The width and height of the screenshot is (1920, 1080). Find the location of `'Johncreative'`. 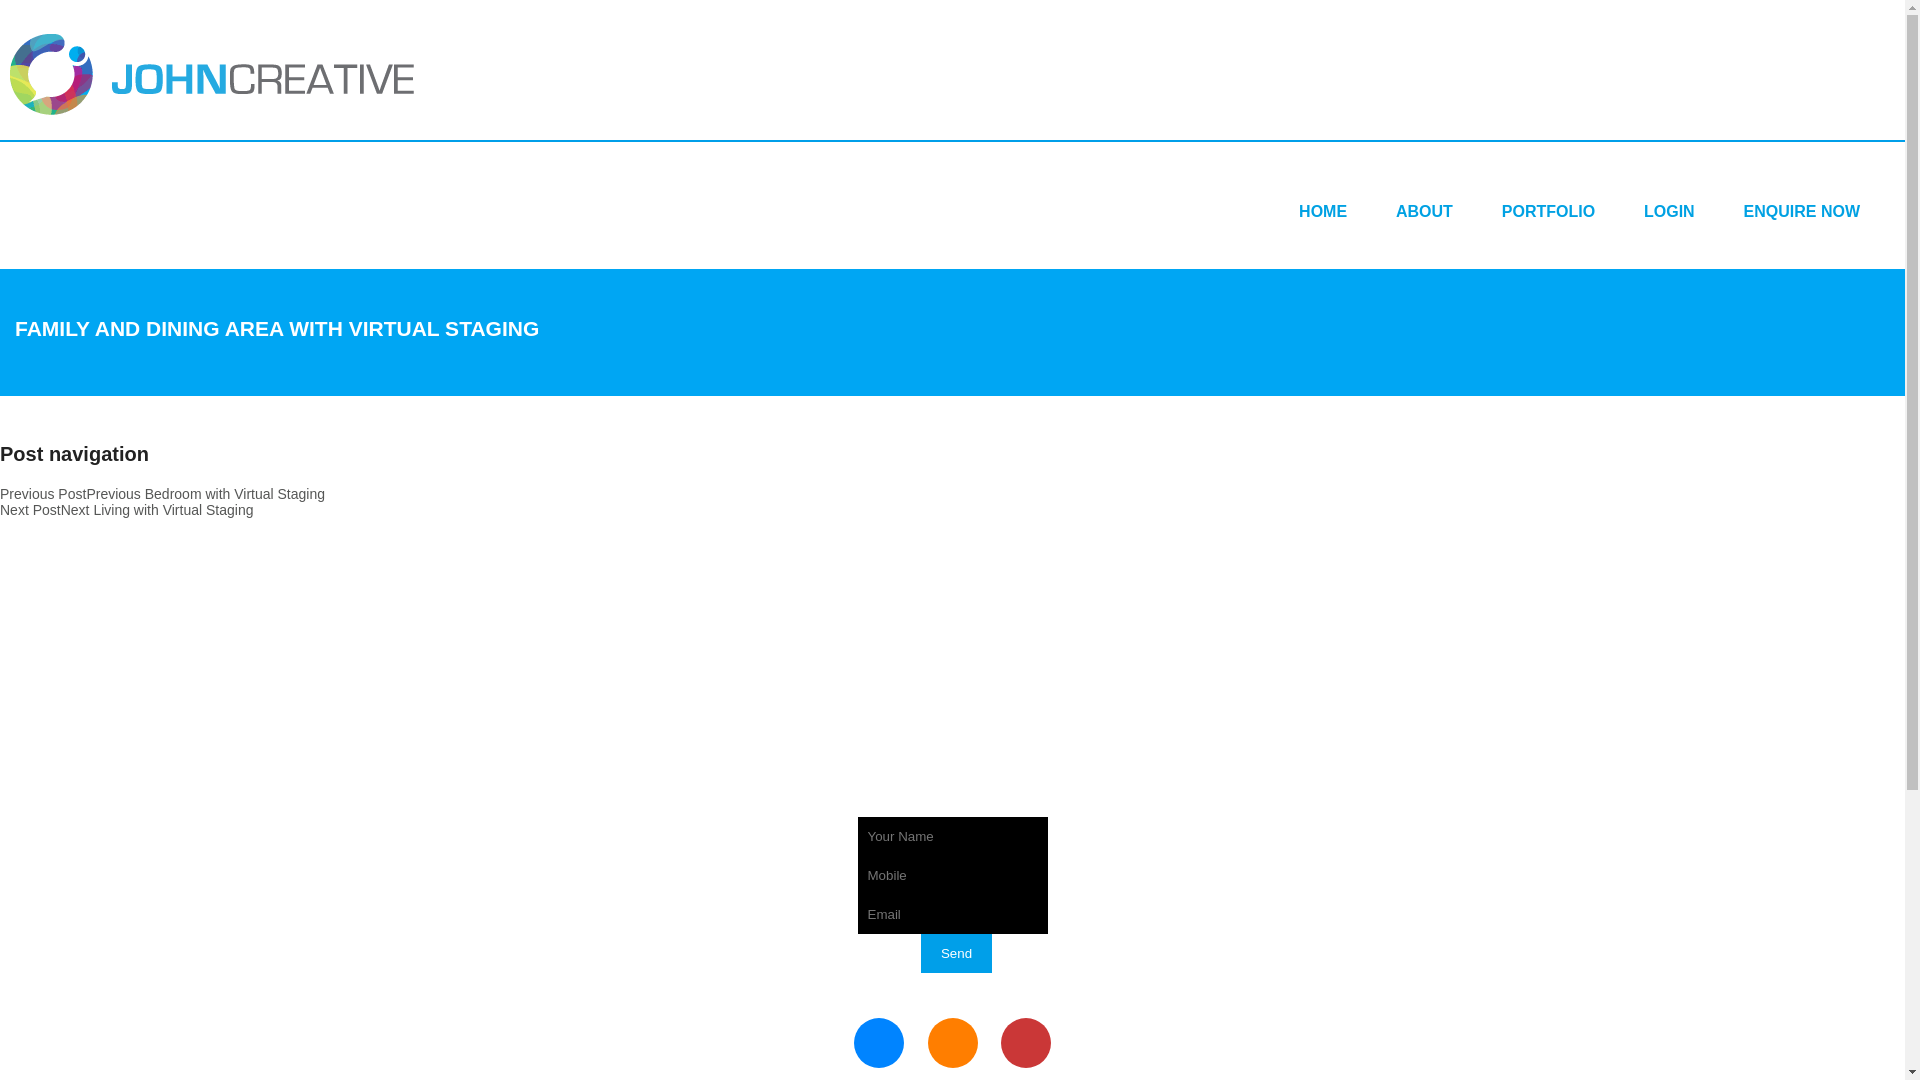

'Johncreative' is located at coordinates (211, 73).